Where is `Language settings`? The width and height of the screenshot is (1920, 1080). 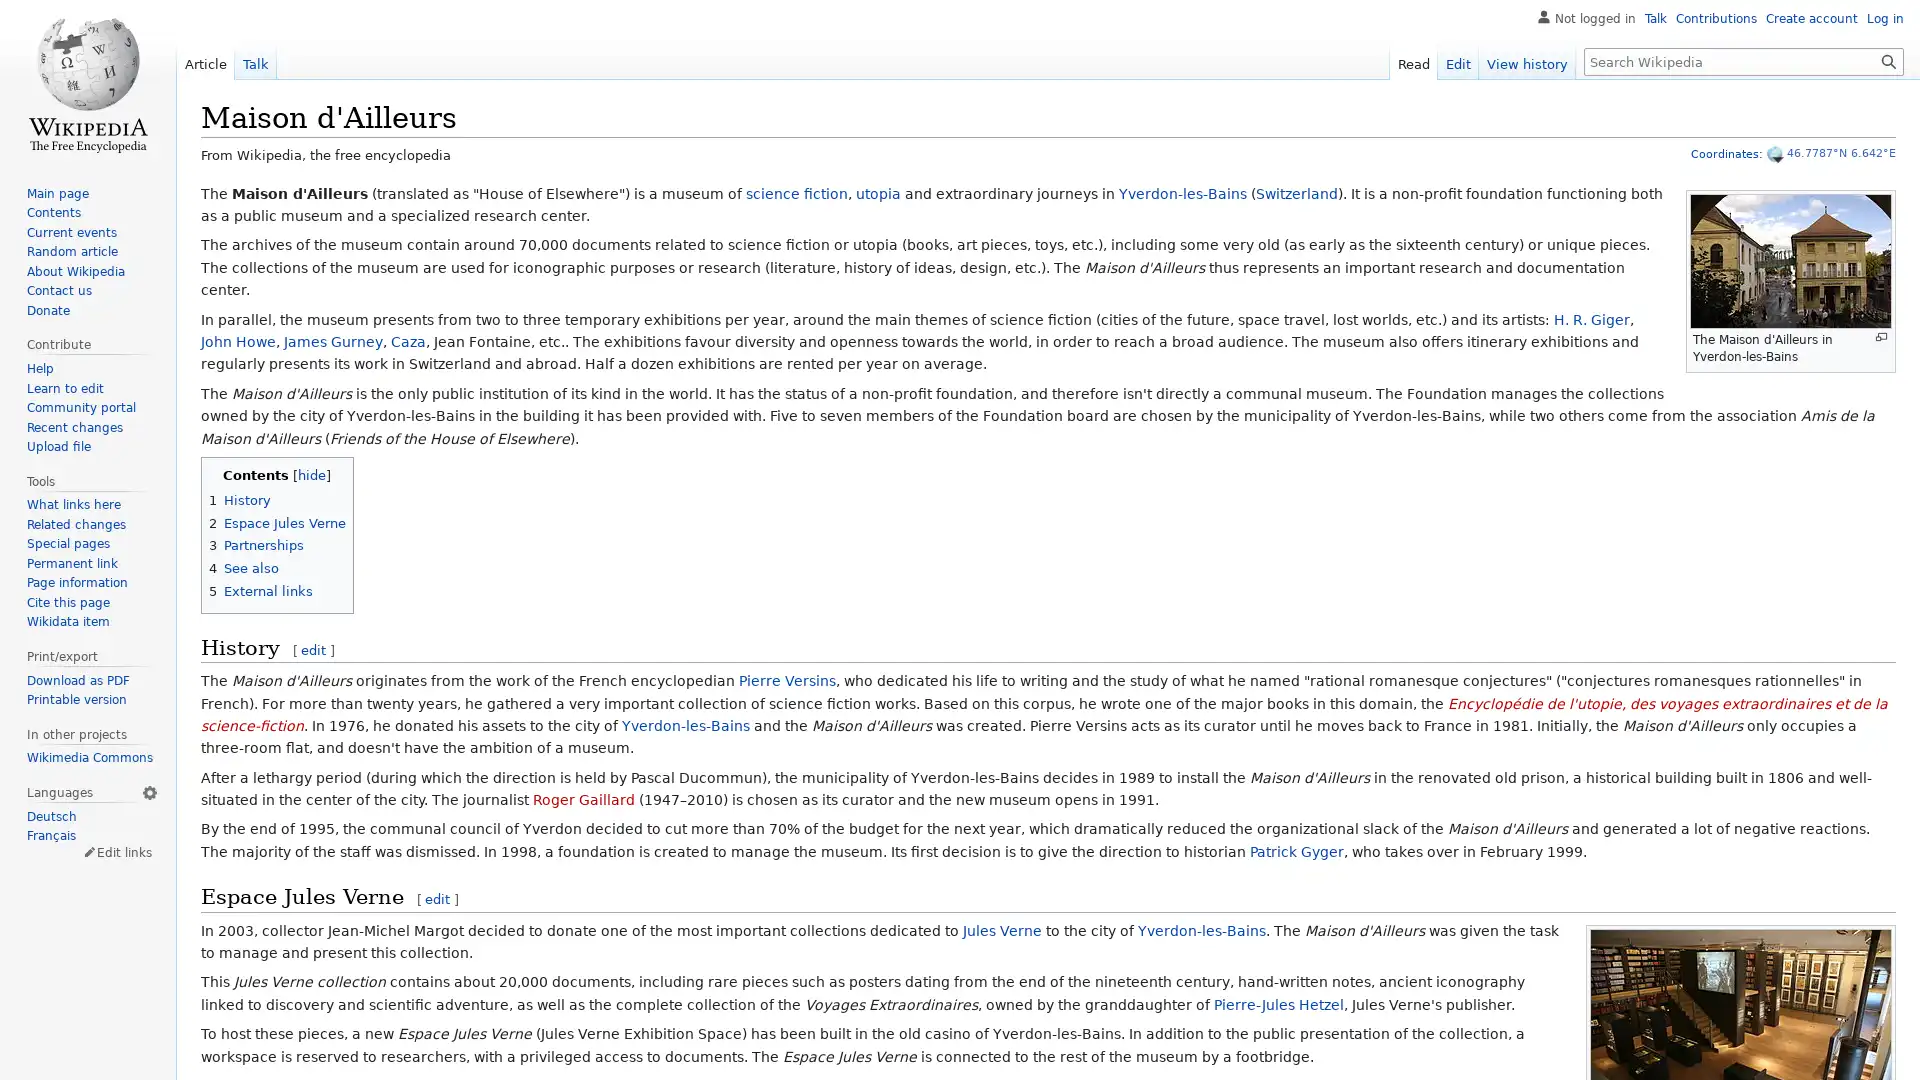
Language settings is located at coordinates (148, 790).